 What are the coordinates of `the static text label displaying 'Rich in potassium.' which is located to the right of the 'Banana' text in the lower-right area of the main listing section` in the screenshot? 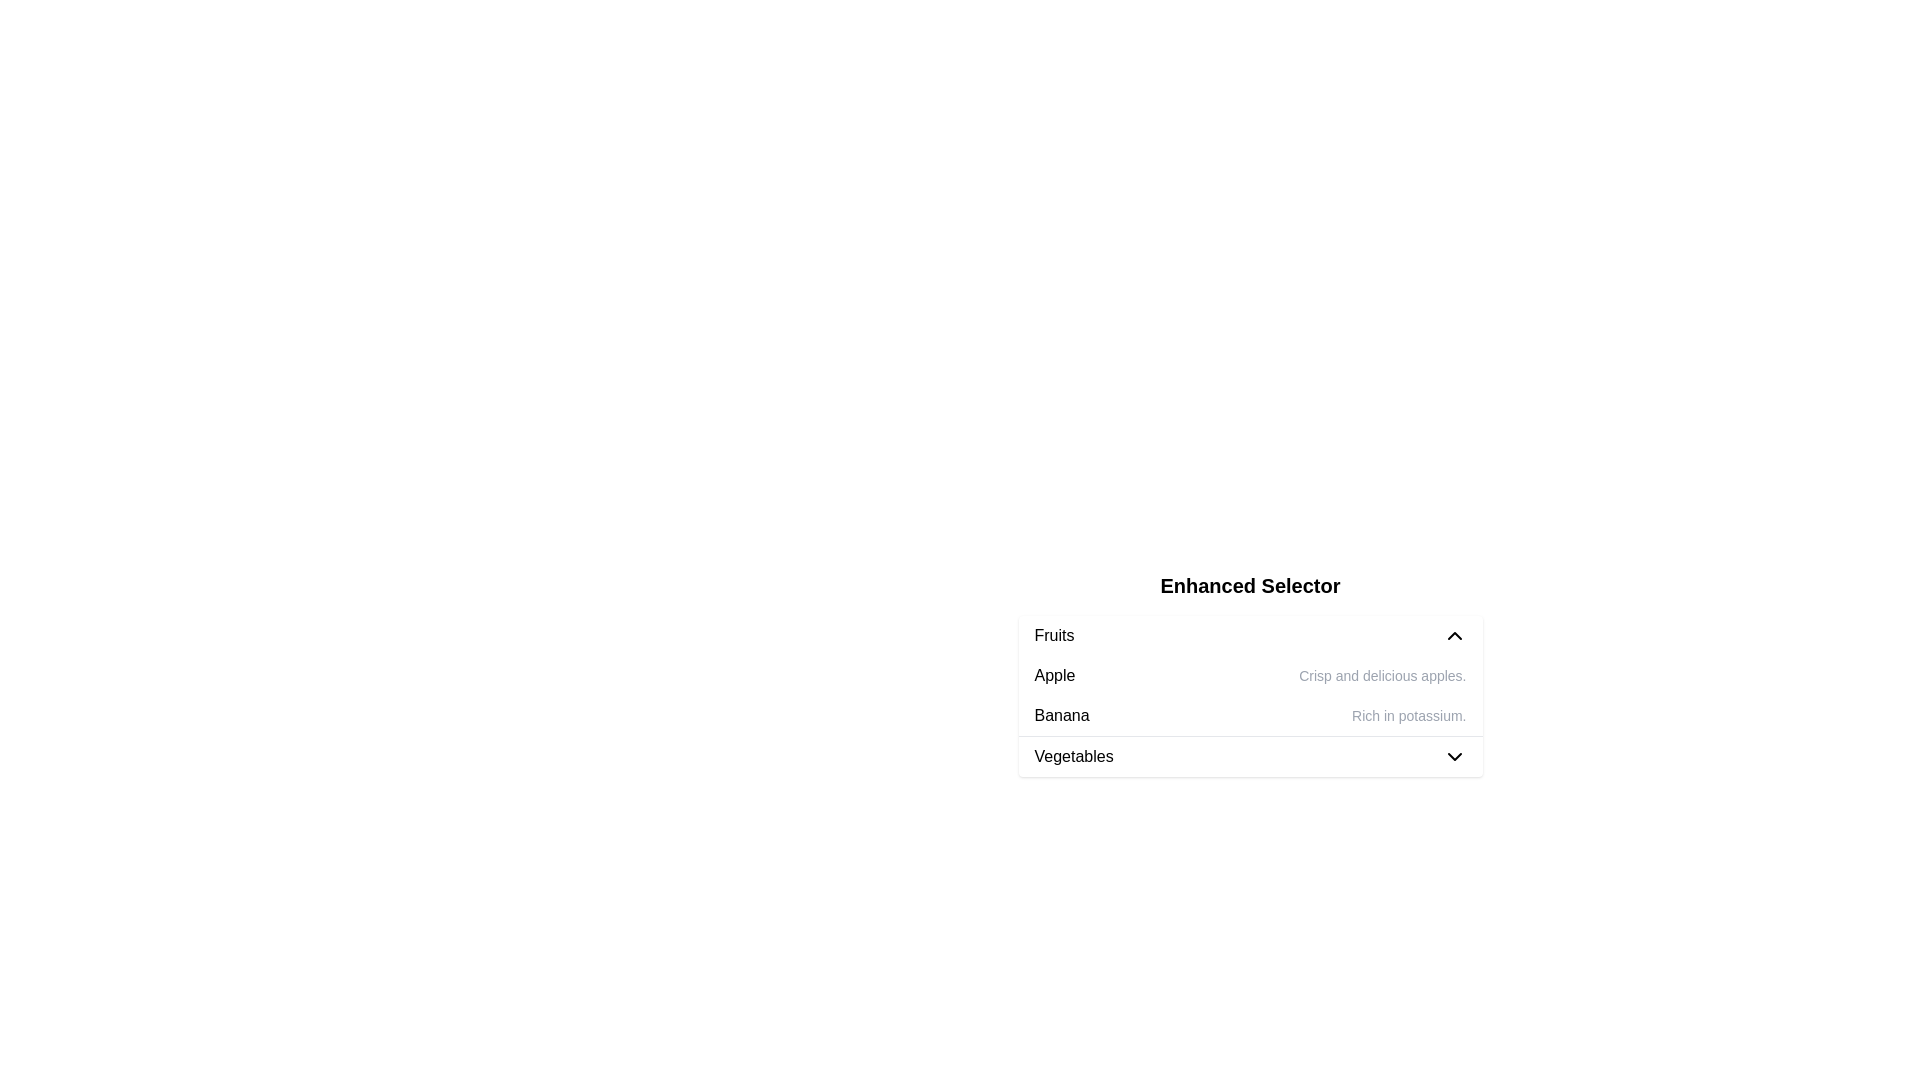 It's located at (1408, 715).